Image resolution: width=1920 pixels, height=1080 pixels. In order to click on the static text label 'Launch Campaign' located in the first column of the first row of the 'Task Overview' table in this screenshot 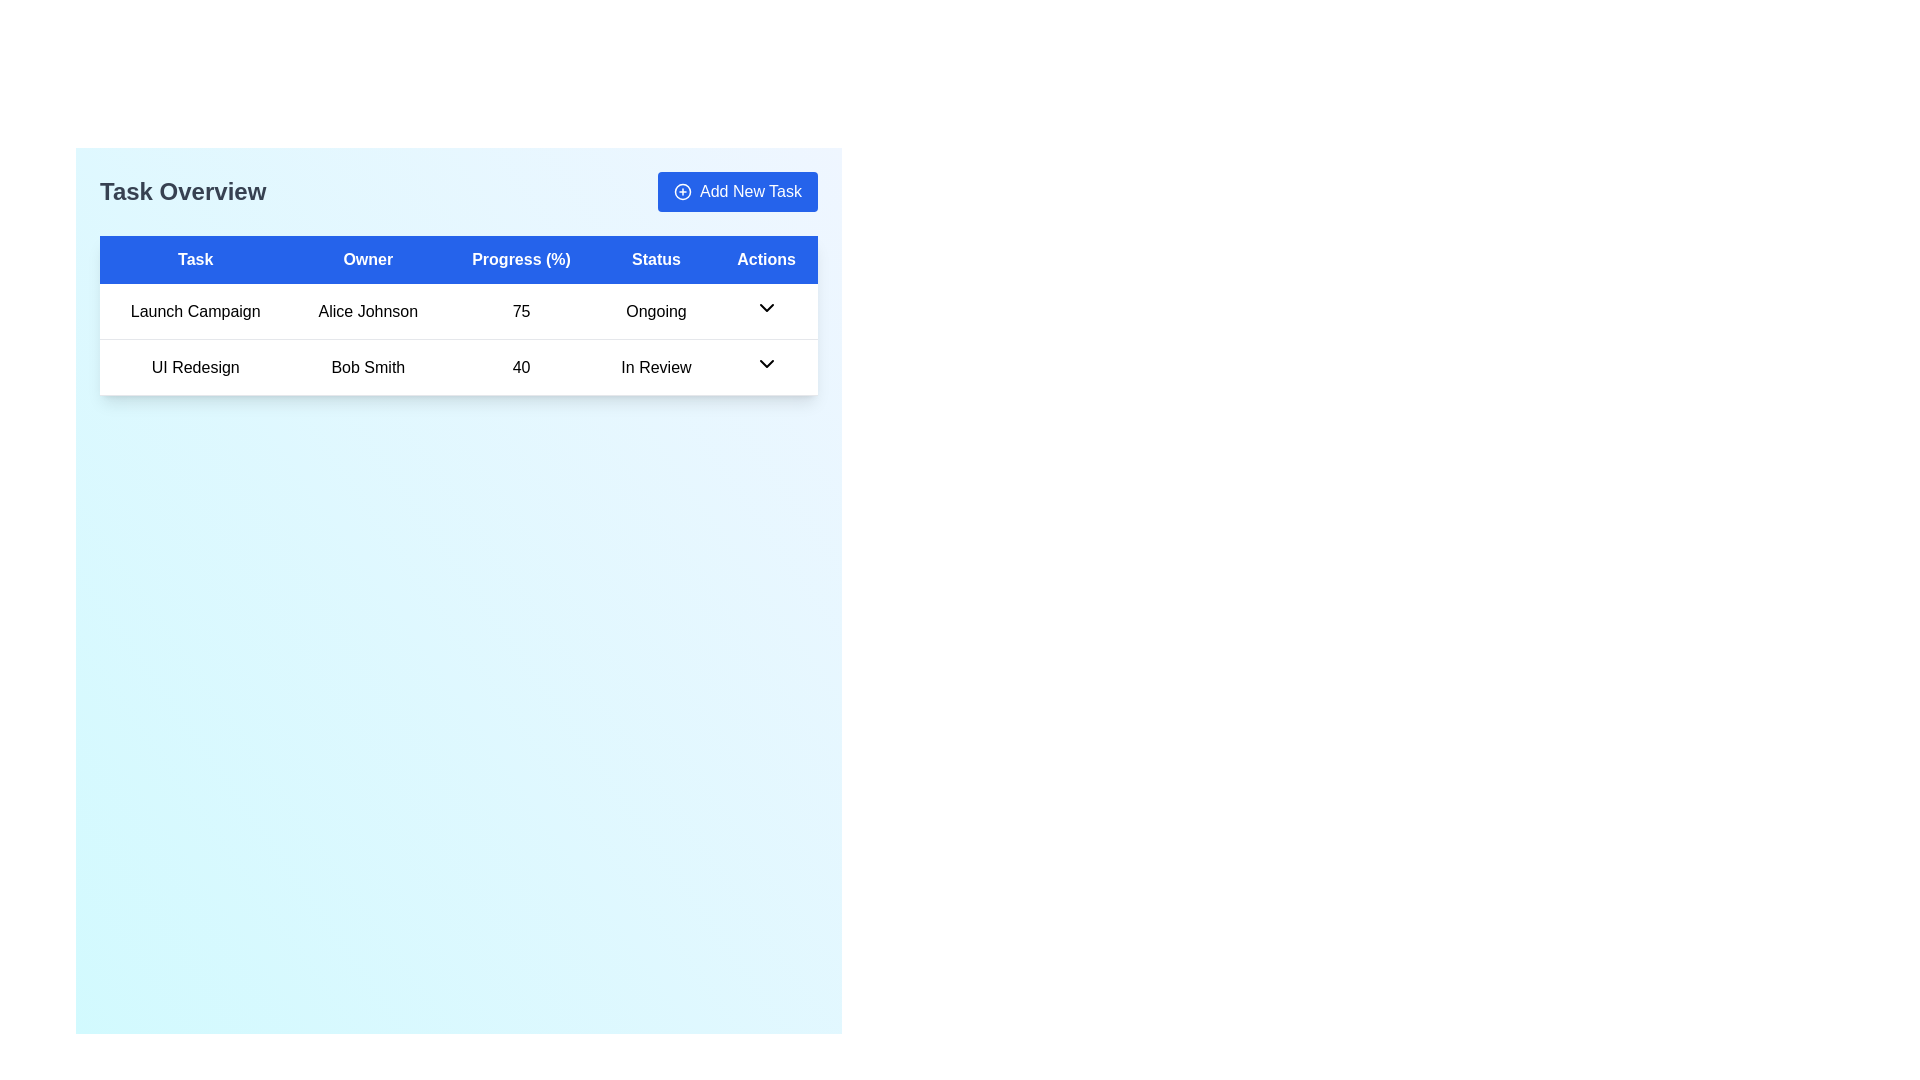, I will do `click(195, 311)`.